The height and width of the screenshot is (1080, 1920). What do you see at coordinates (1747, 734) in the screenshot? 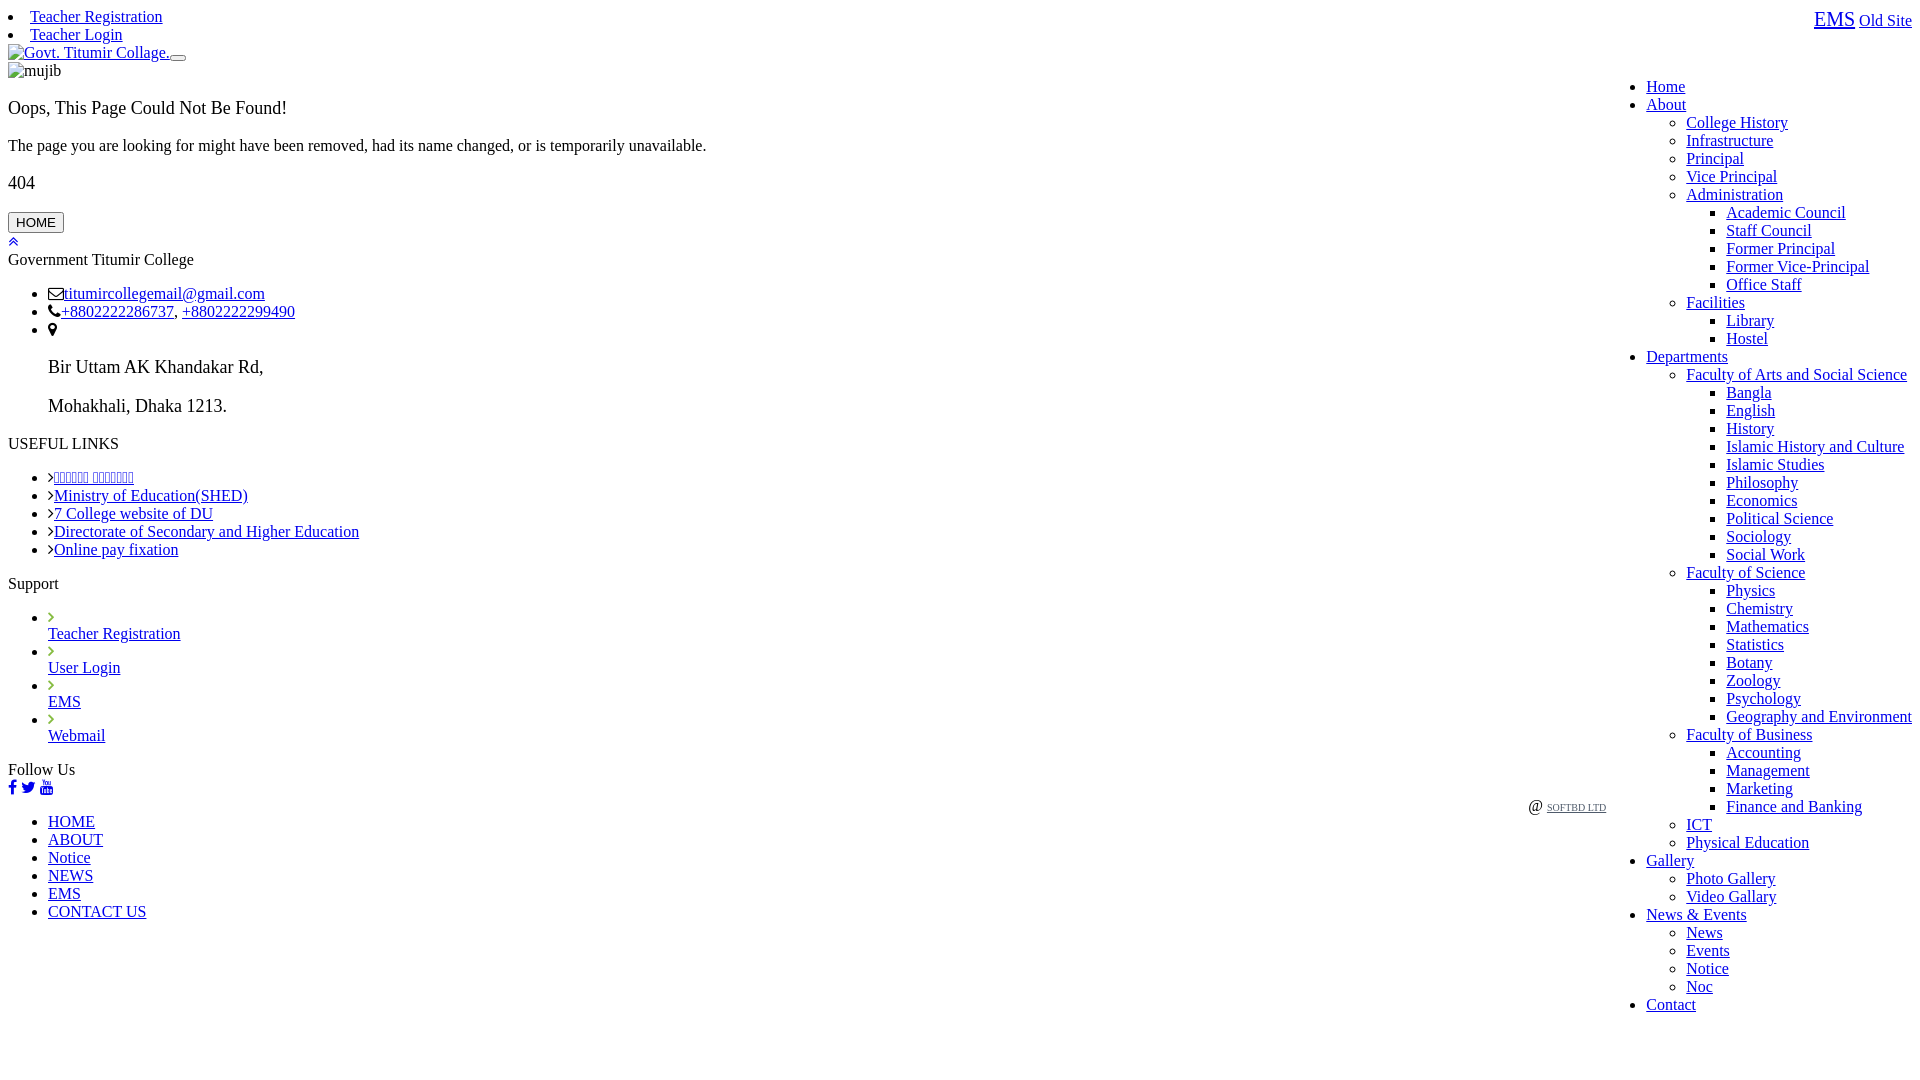
I see `'Faculty of Business'` at bounding box center [1747, 734].